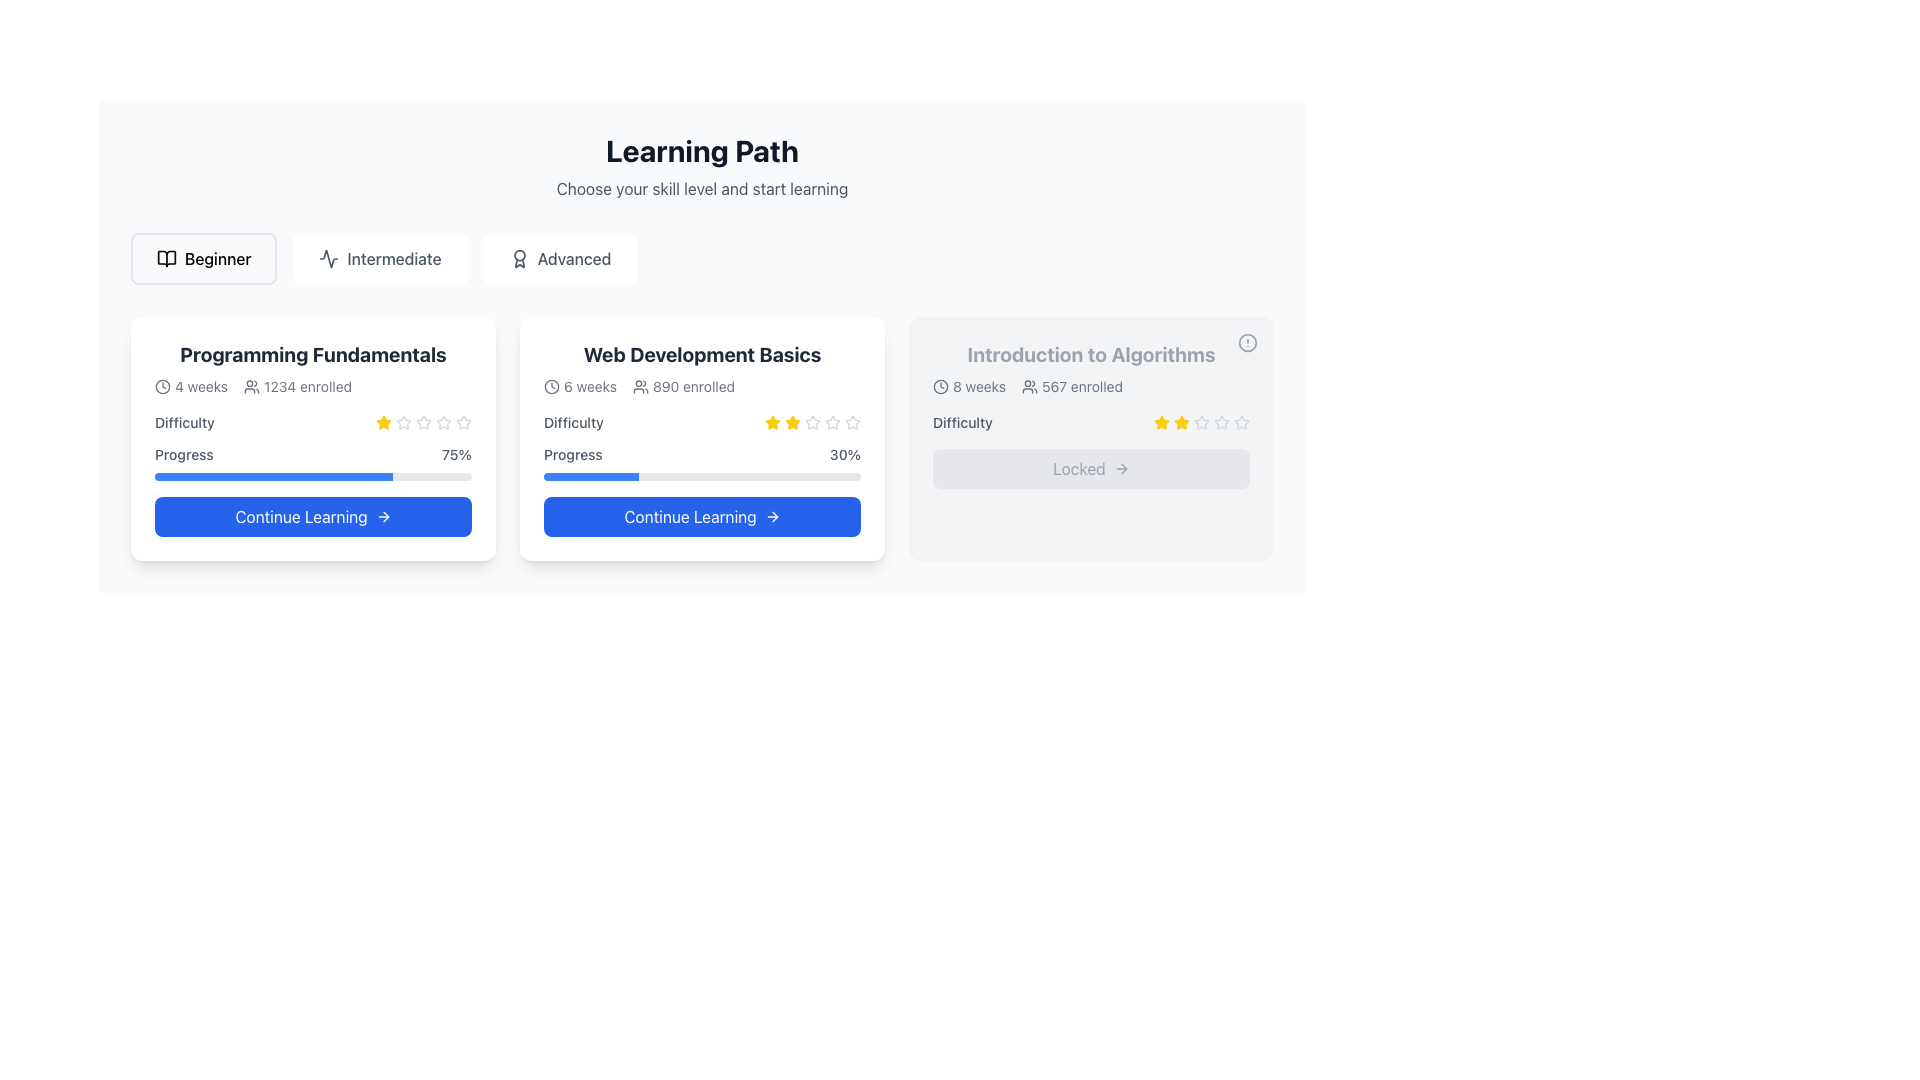  Describe the element at coordinates (702, 386) in the screenshot. I see `the informational group displaying '6 weeks' and '890 enrolled' with respective icons, located below 'Web Development Basics' in the second card from the left` at that location.